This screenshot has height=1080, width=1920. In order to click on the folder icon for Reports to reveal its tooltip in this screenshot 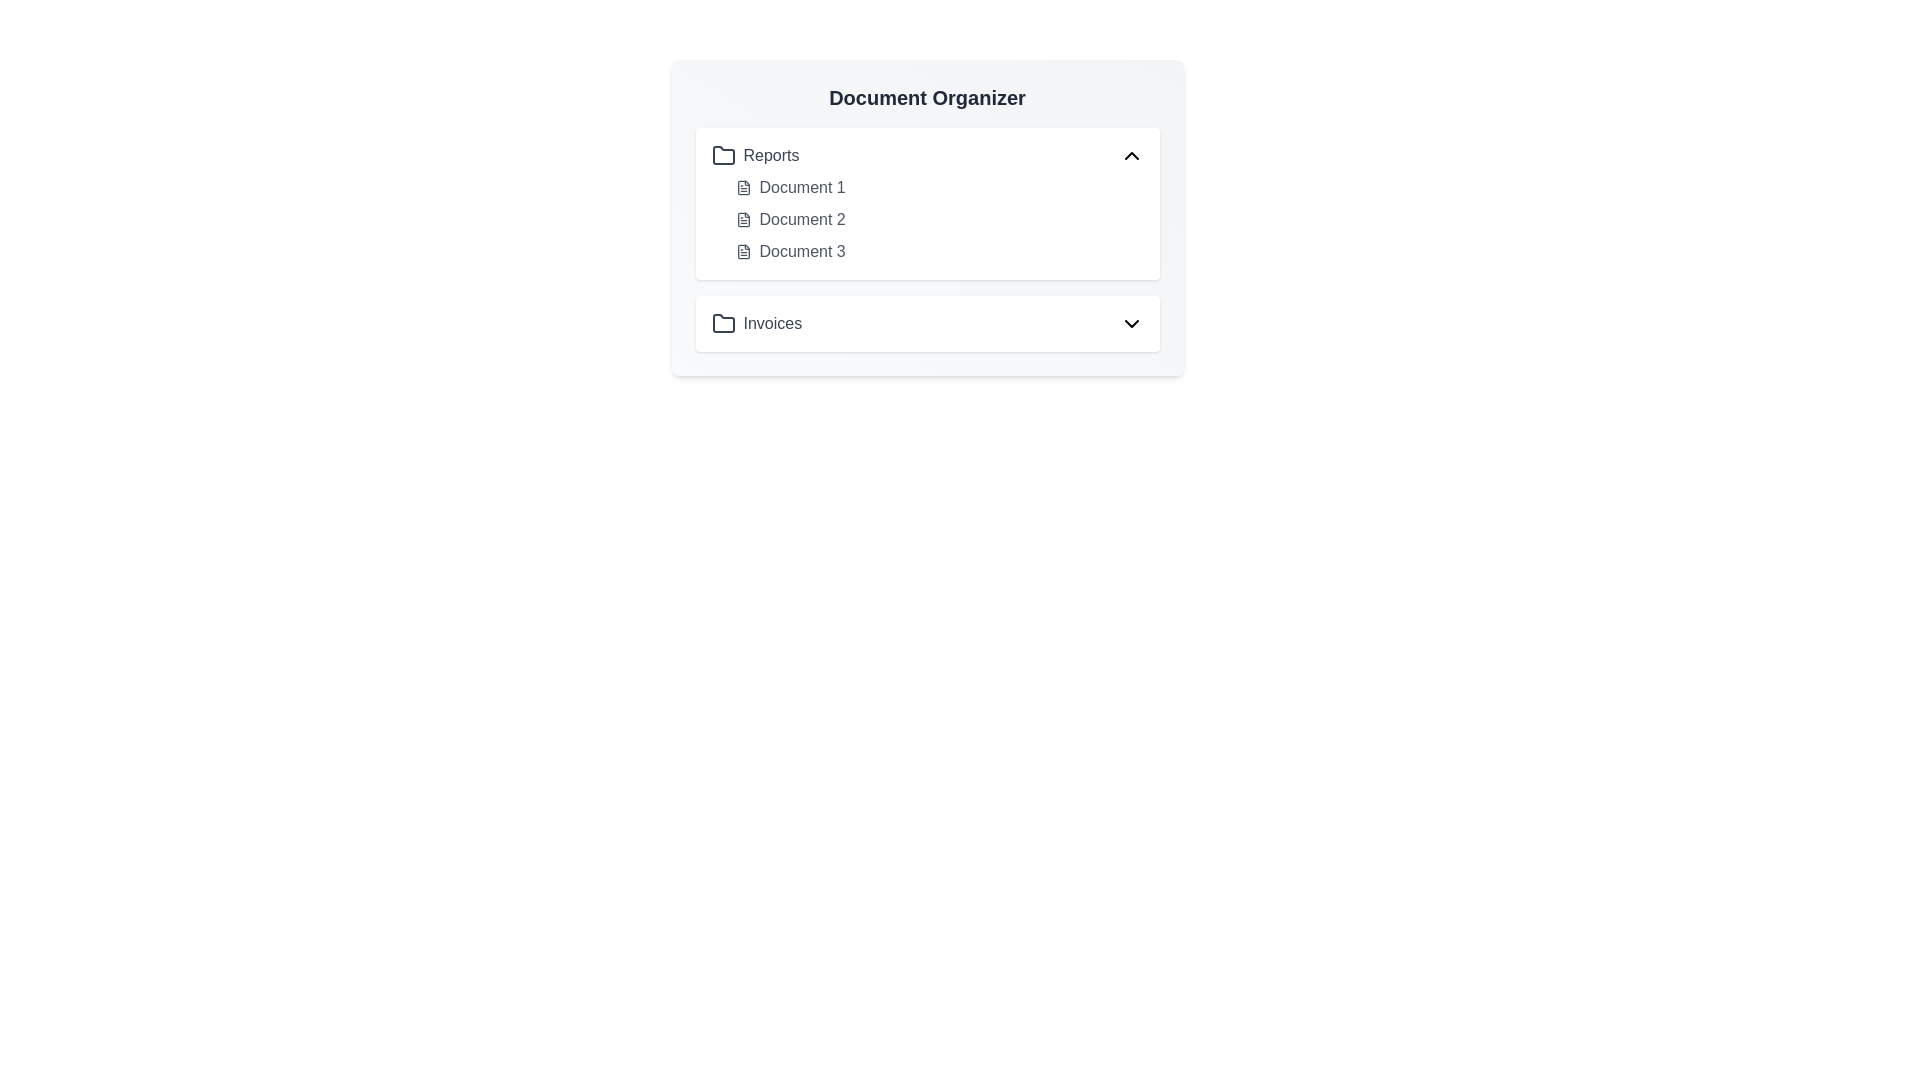, I will do `click(722, 154)`.